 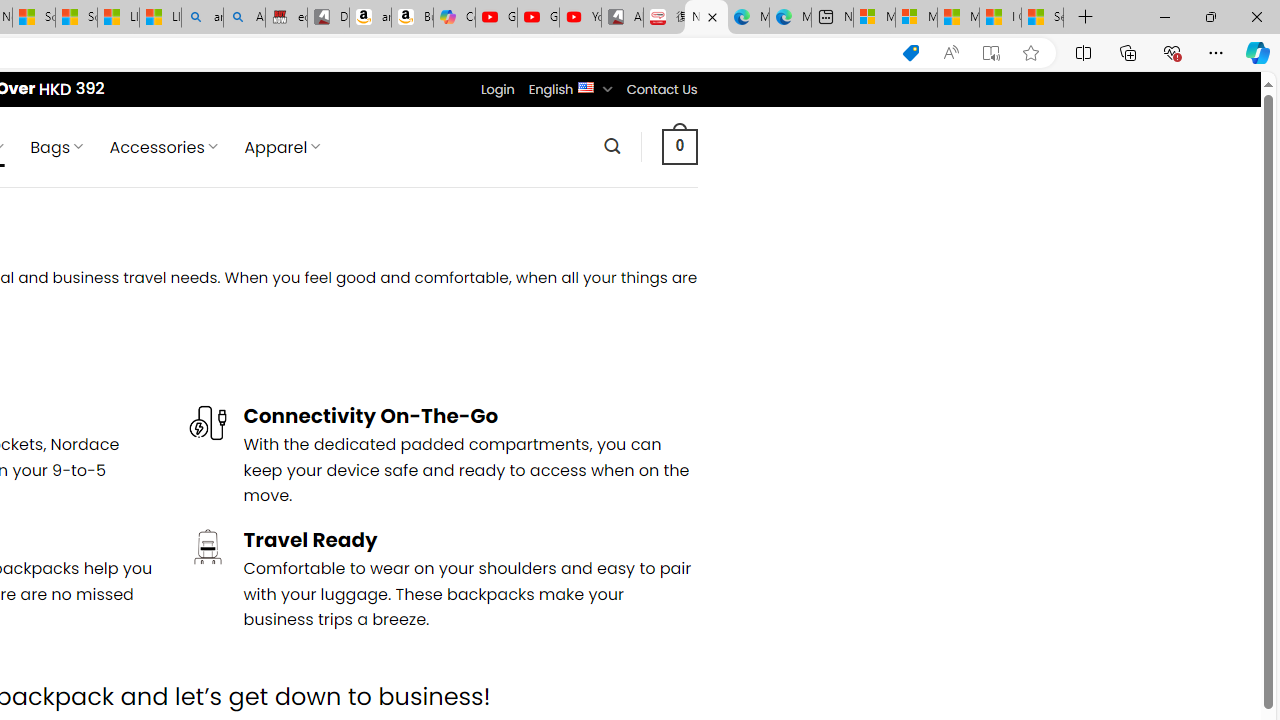 I want to click on 'amazon.in/dp/B0CX59H5W7/?tag=gsmcom05-21', so click(x=369, y=17).